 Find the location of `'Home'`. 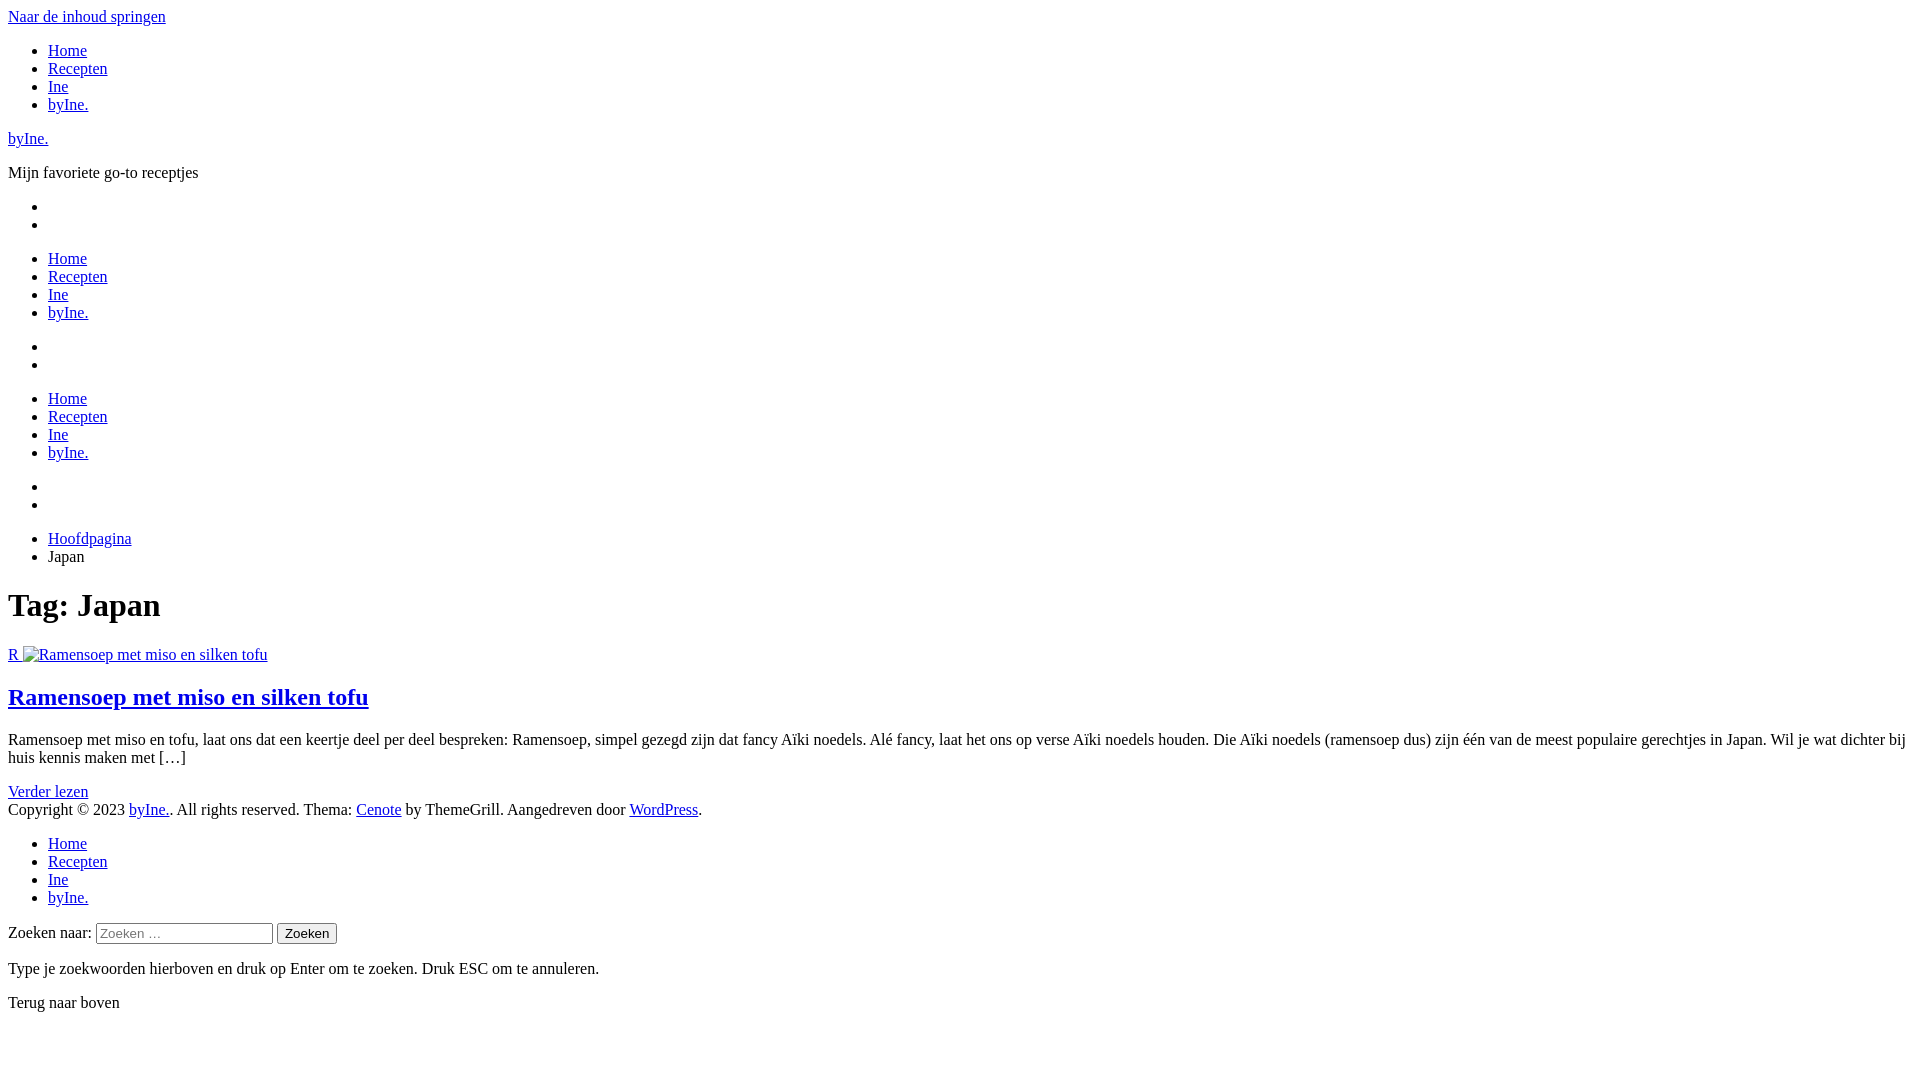

'Home' is located at coordinates (67, 398).